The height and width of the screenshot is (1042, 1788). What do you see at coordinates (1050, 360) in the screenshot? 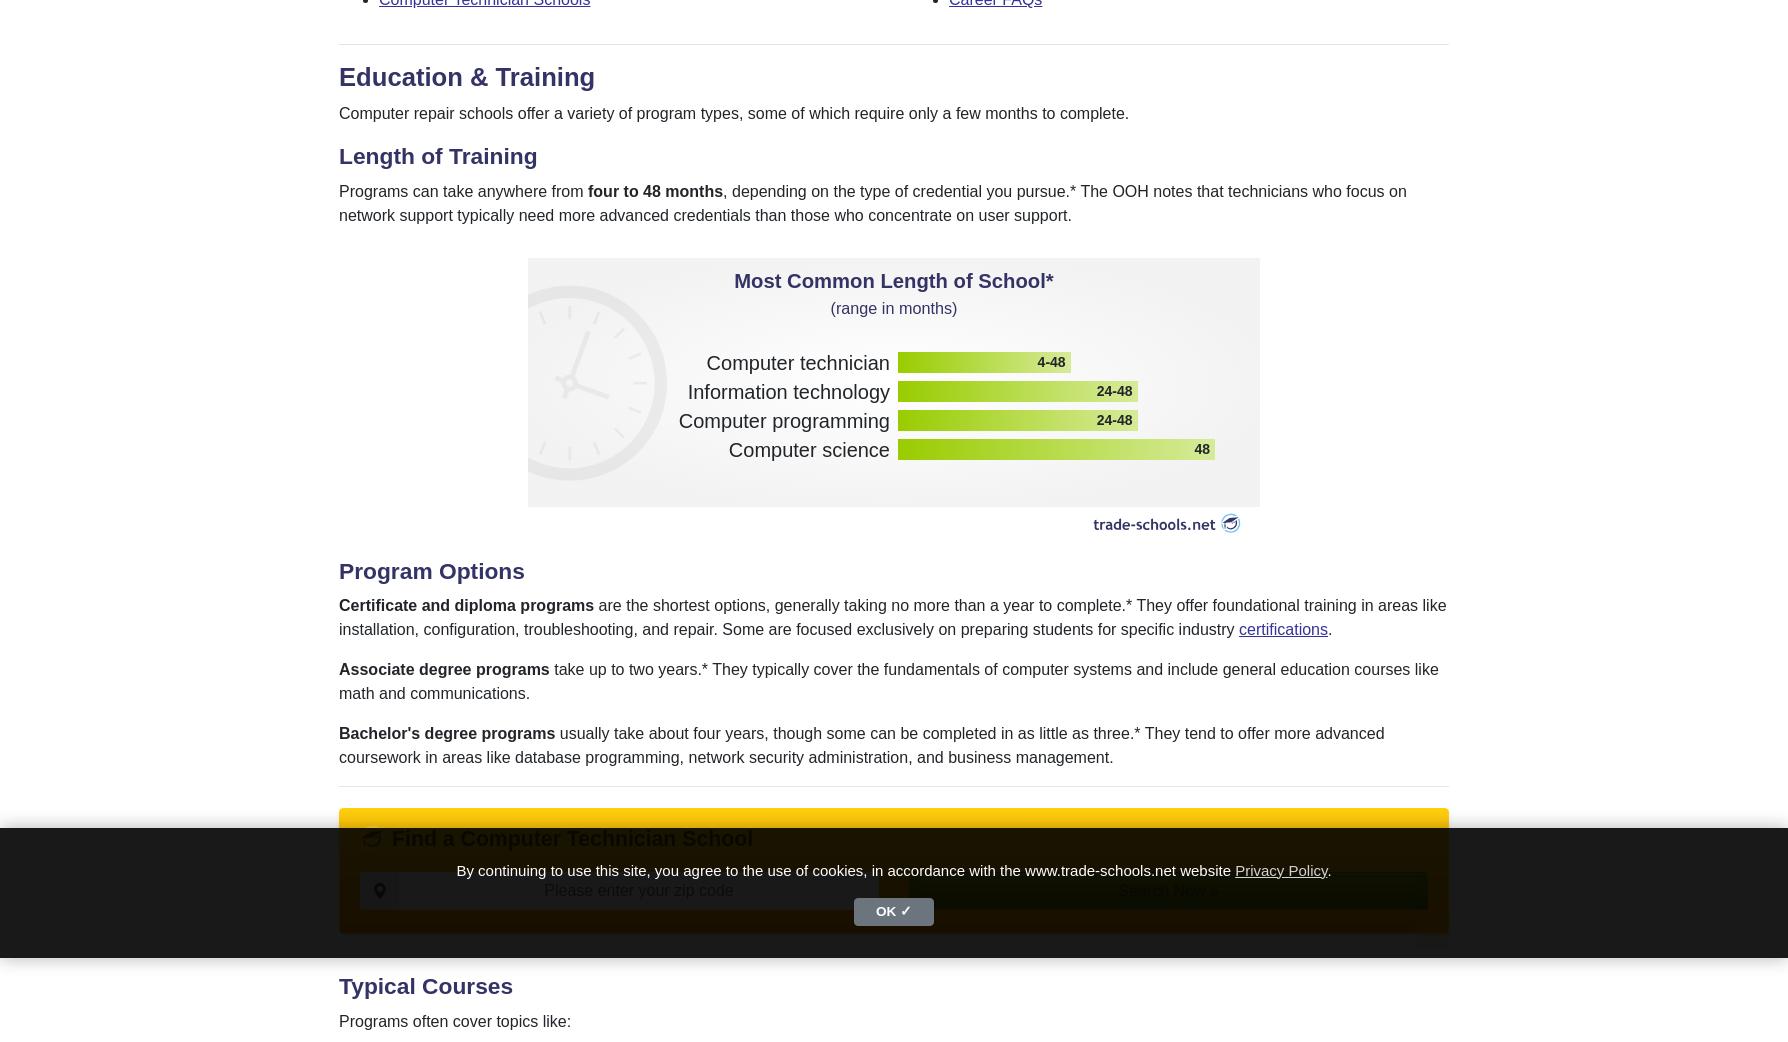
I see `'4-48'` at bounding box center [1050, 360].